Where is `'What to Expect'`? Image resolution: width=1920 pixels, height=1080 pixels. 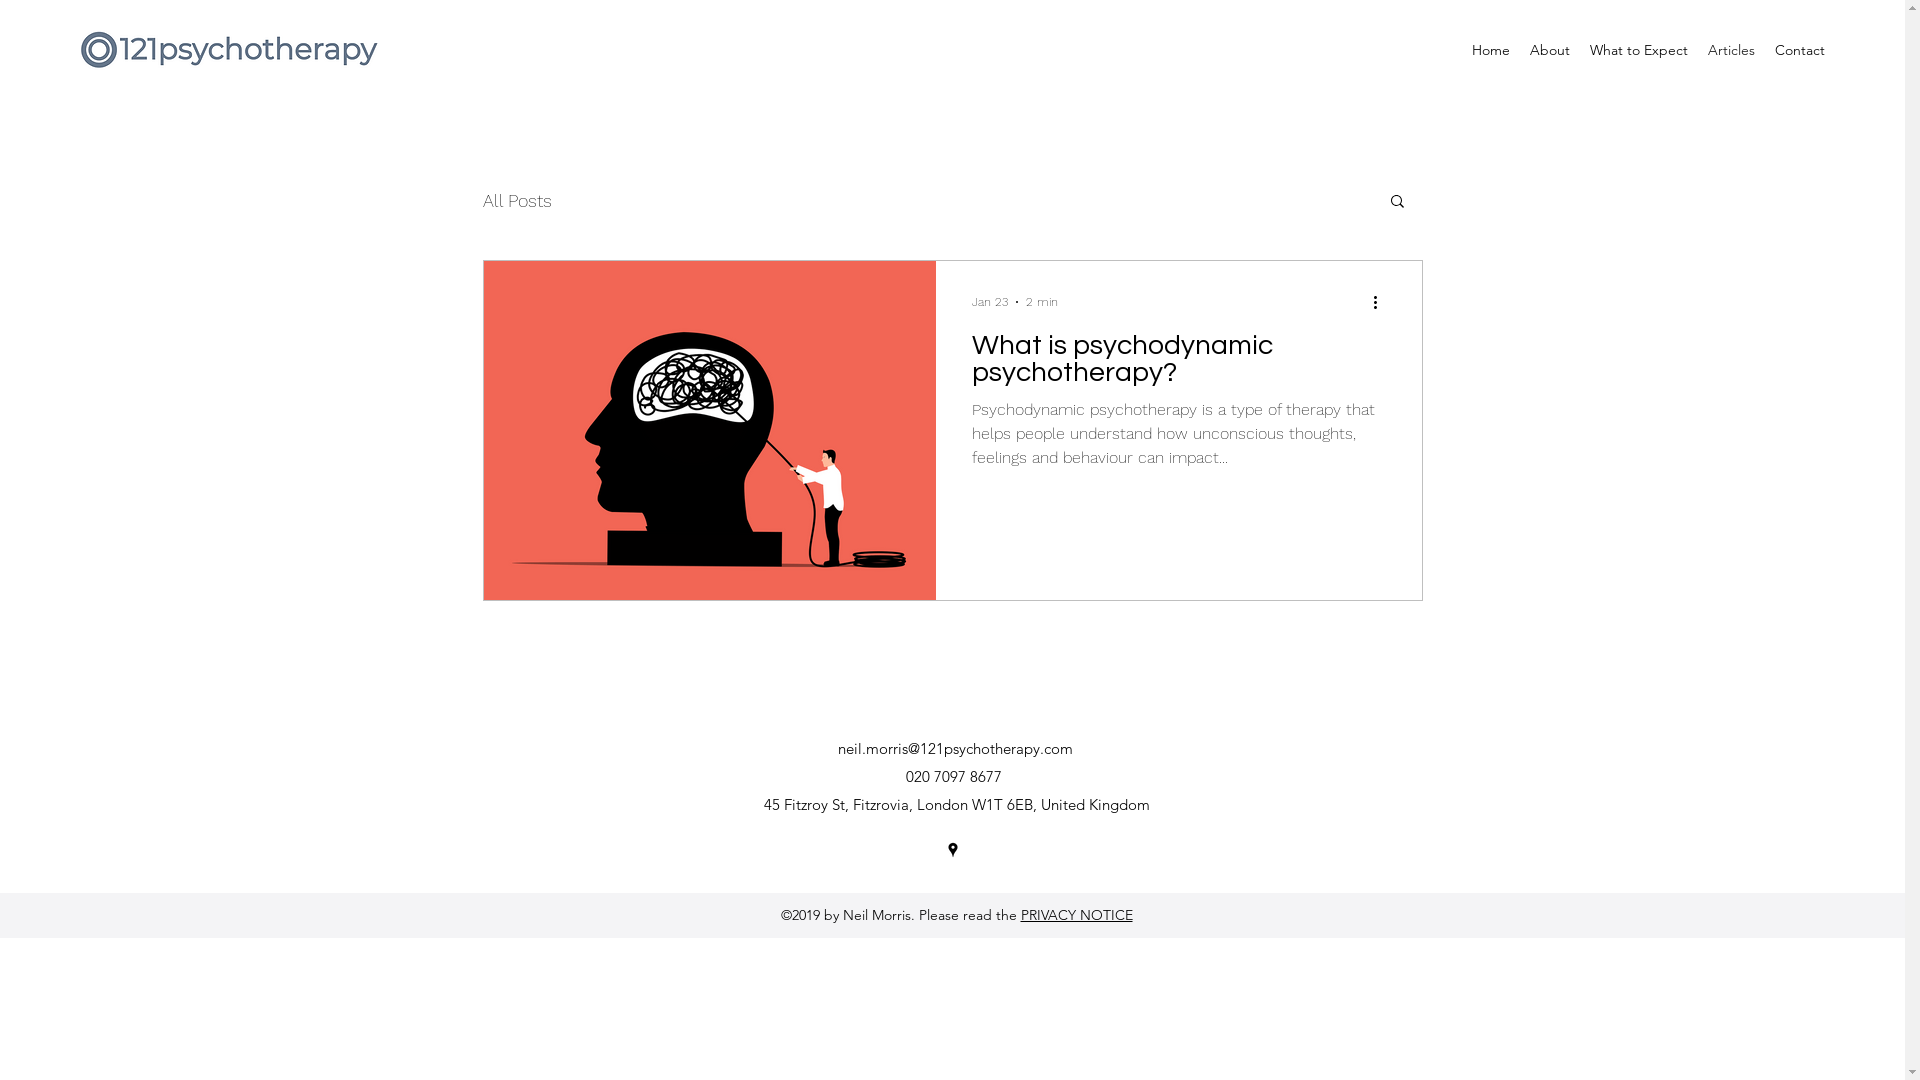
'What to Expect' is located at coordinates (1578, 49).